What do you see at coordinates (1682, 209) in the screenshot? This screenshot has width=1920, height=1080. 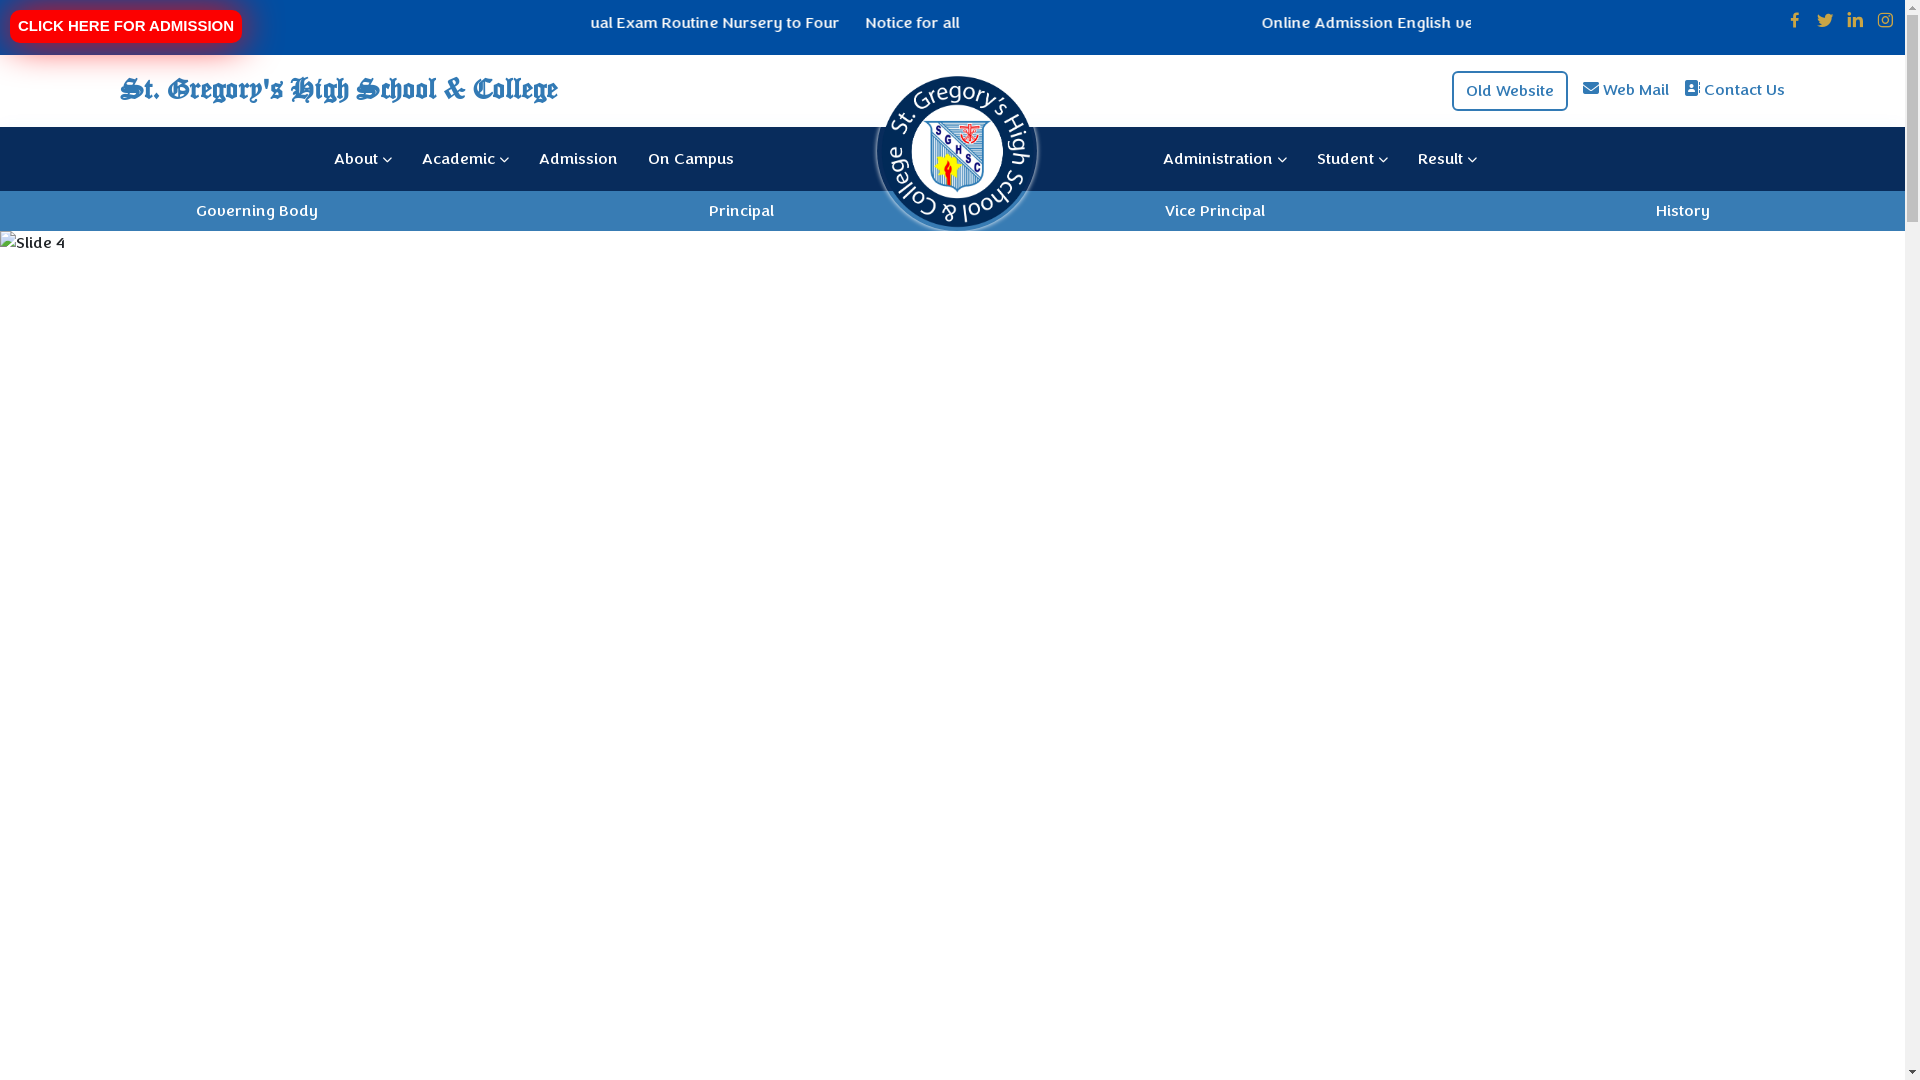 I see `'History'` at bounding box center [1682, 209].